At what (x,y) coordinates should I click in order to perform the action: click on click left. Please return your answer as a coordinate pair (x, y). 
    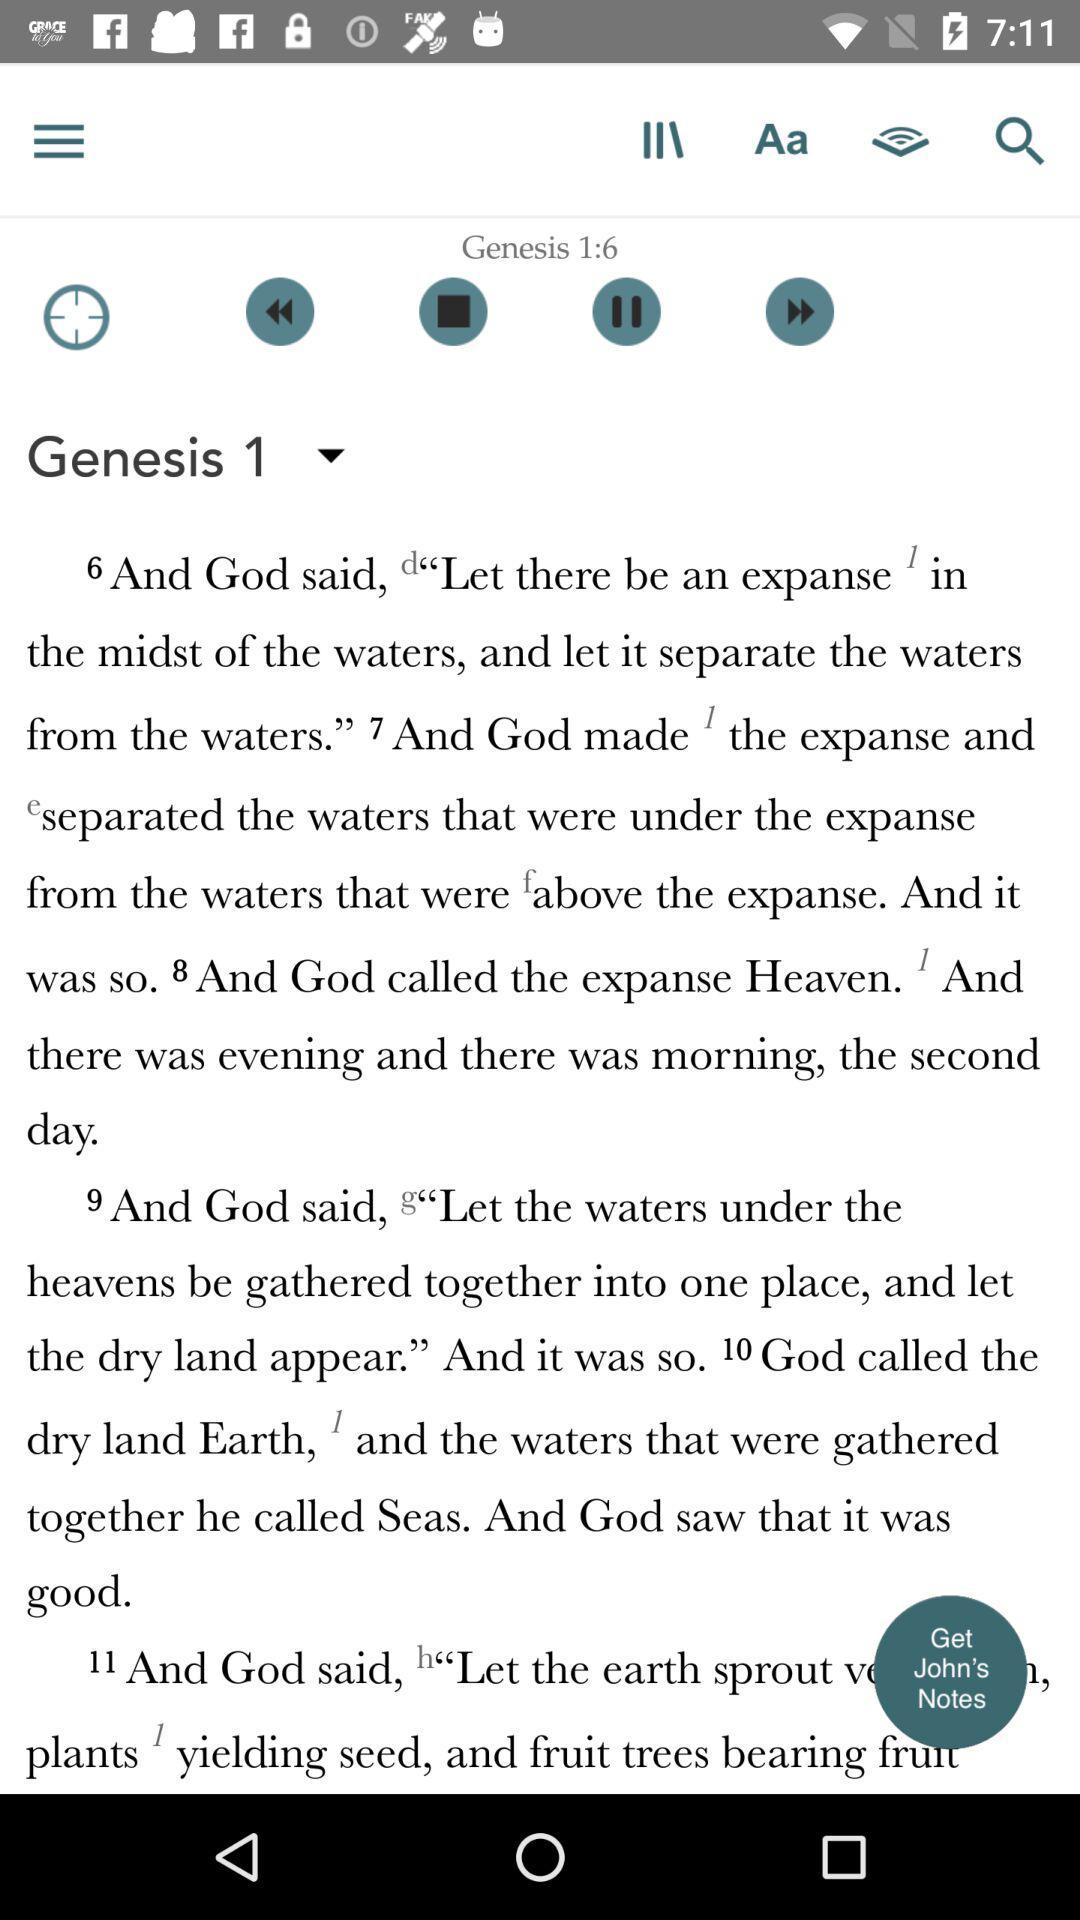
    Looking at the image, I should click on (280, 310).